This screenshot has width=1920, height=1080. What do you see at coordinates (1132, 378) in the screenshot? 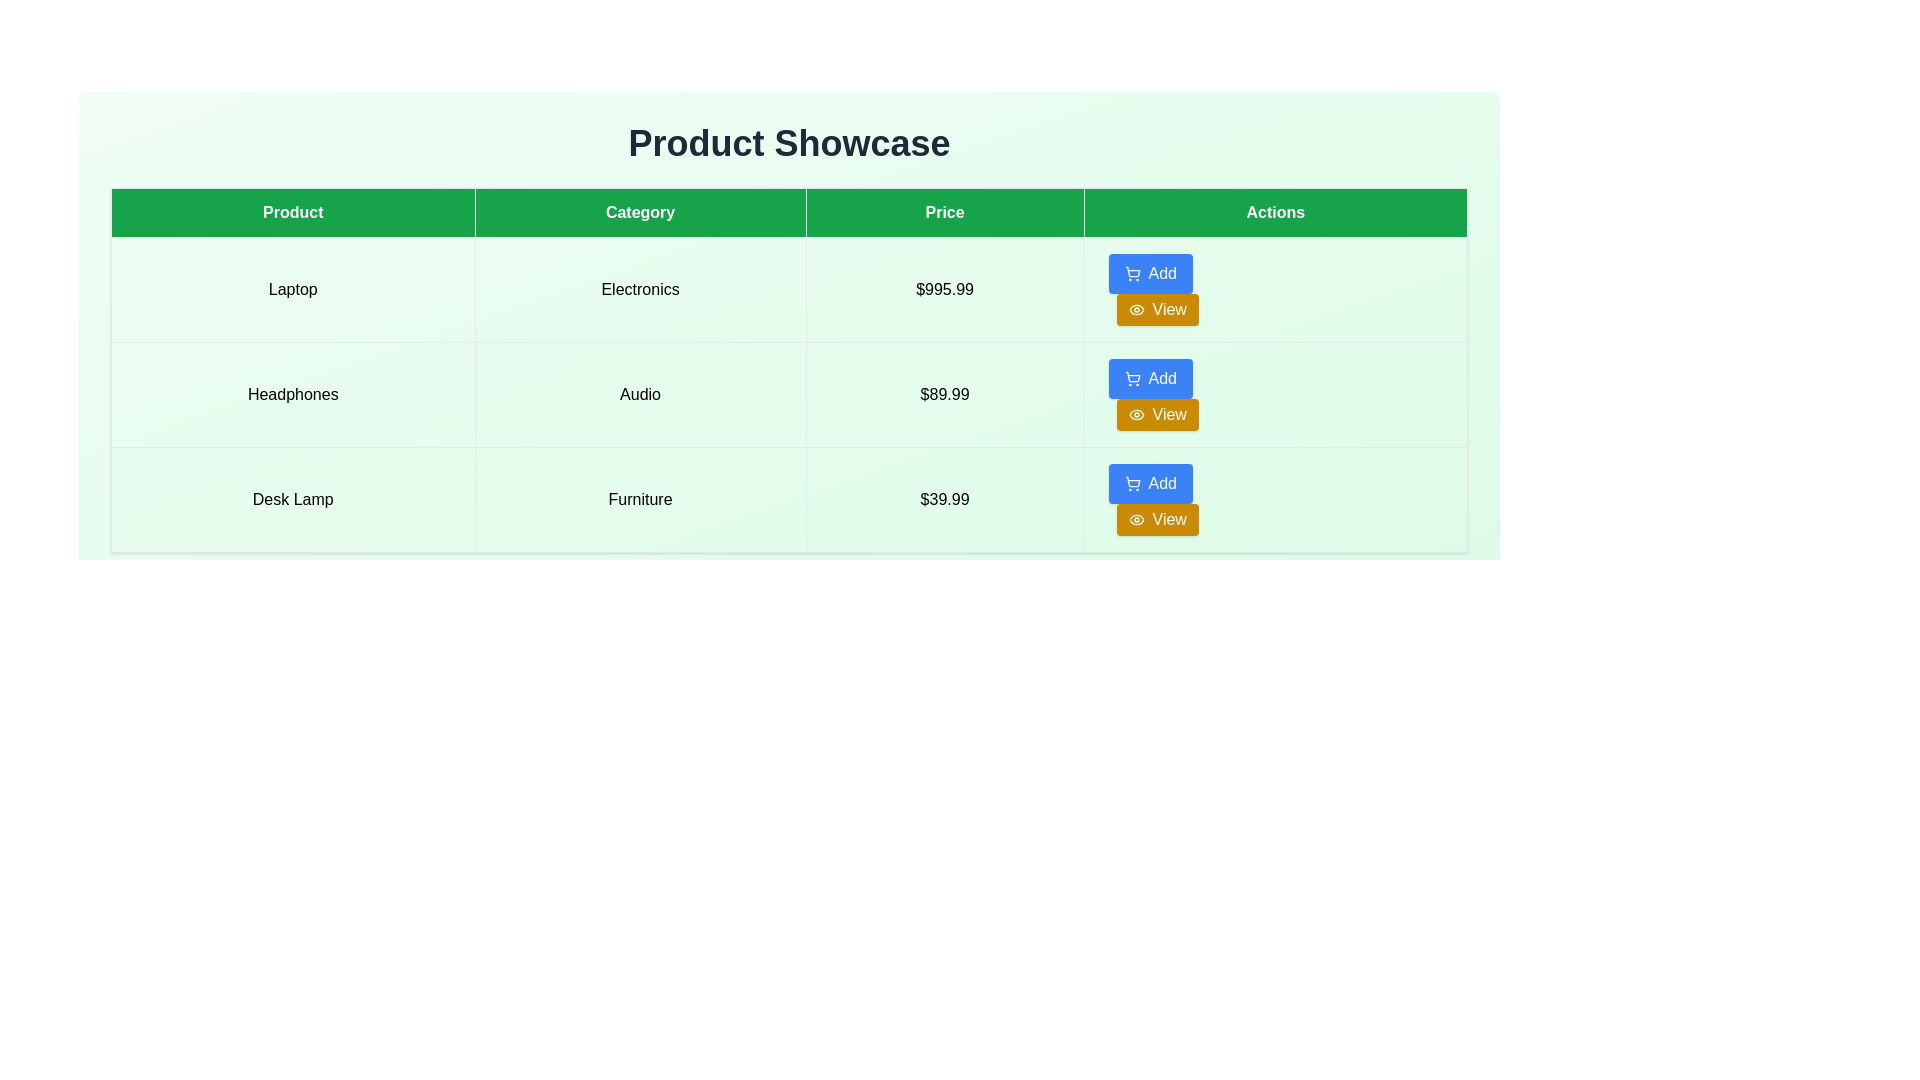
I see `the cart icon located at the leftmost part of the 'Add' button in the second row of the 'Product Showcase' table` at bounding box center [1132, 378].